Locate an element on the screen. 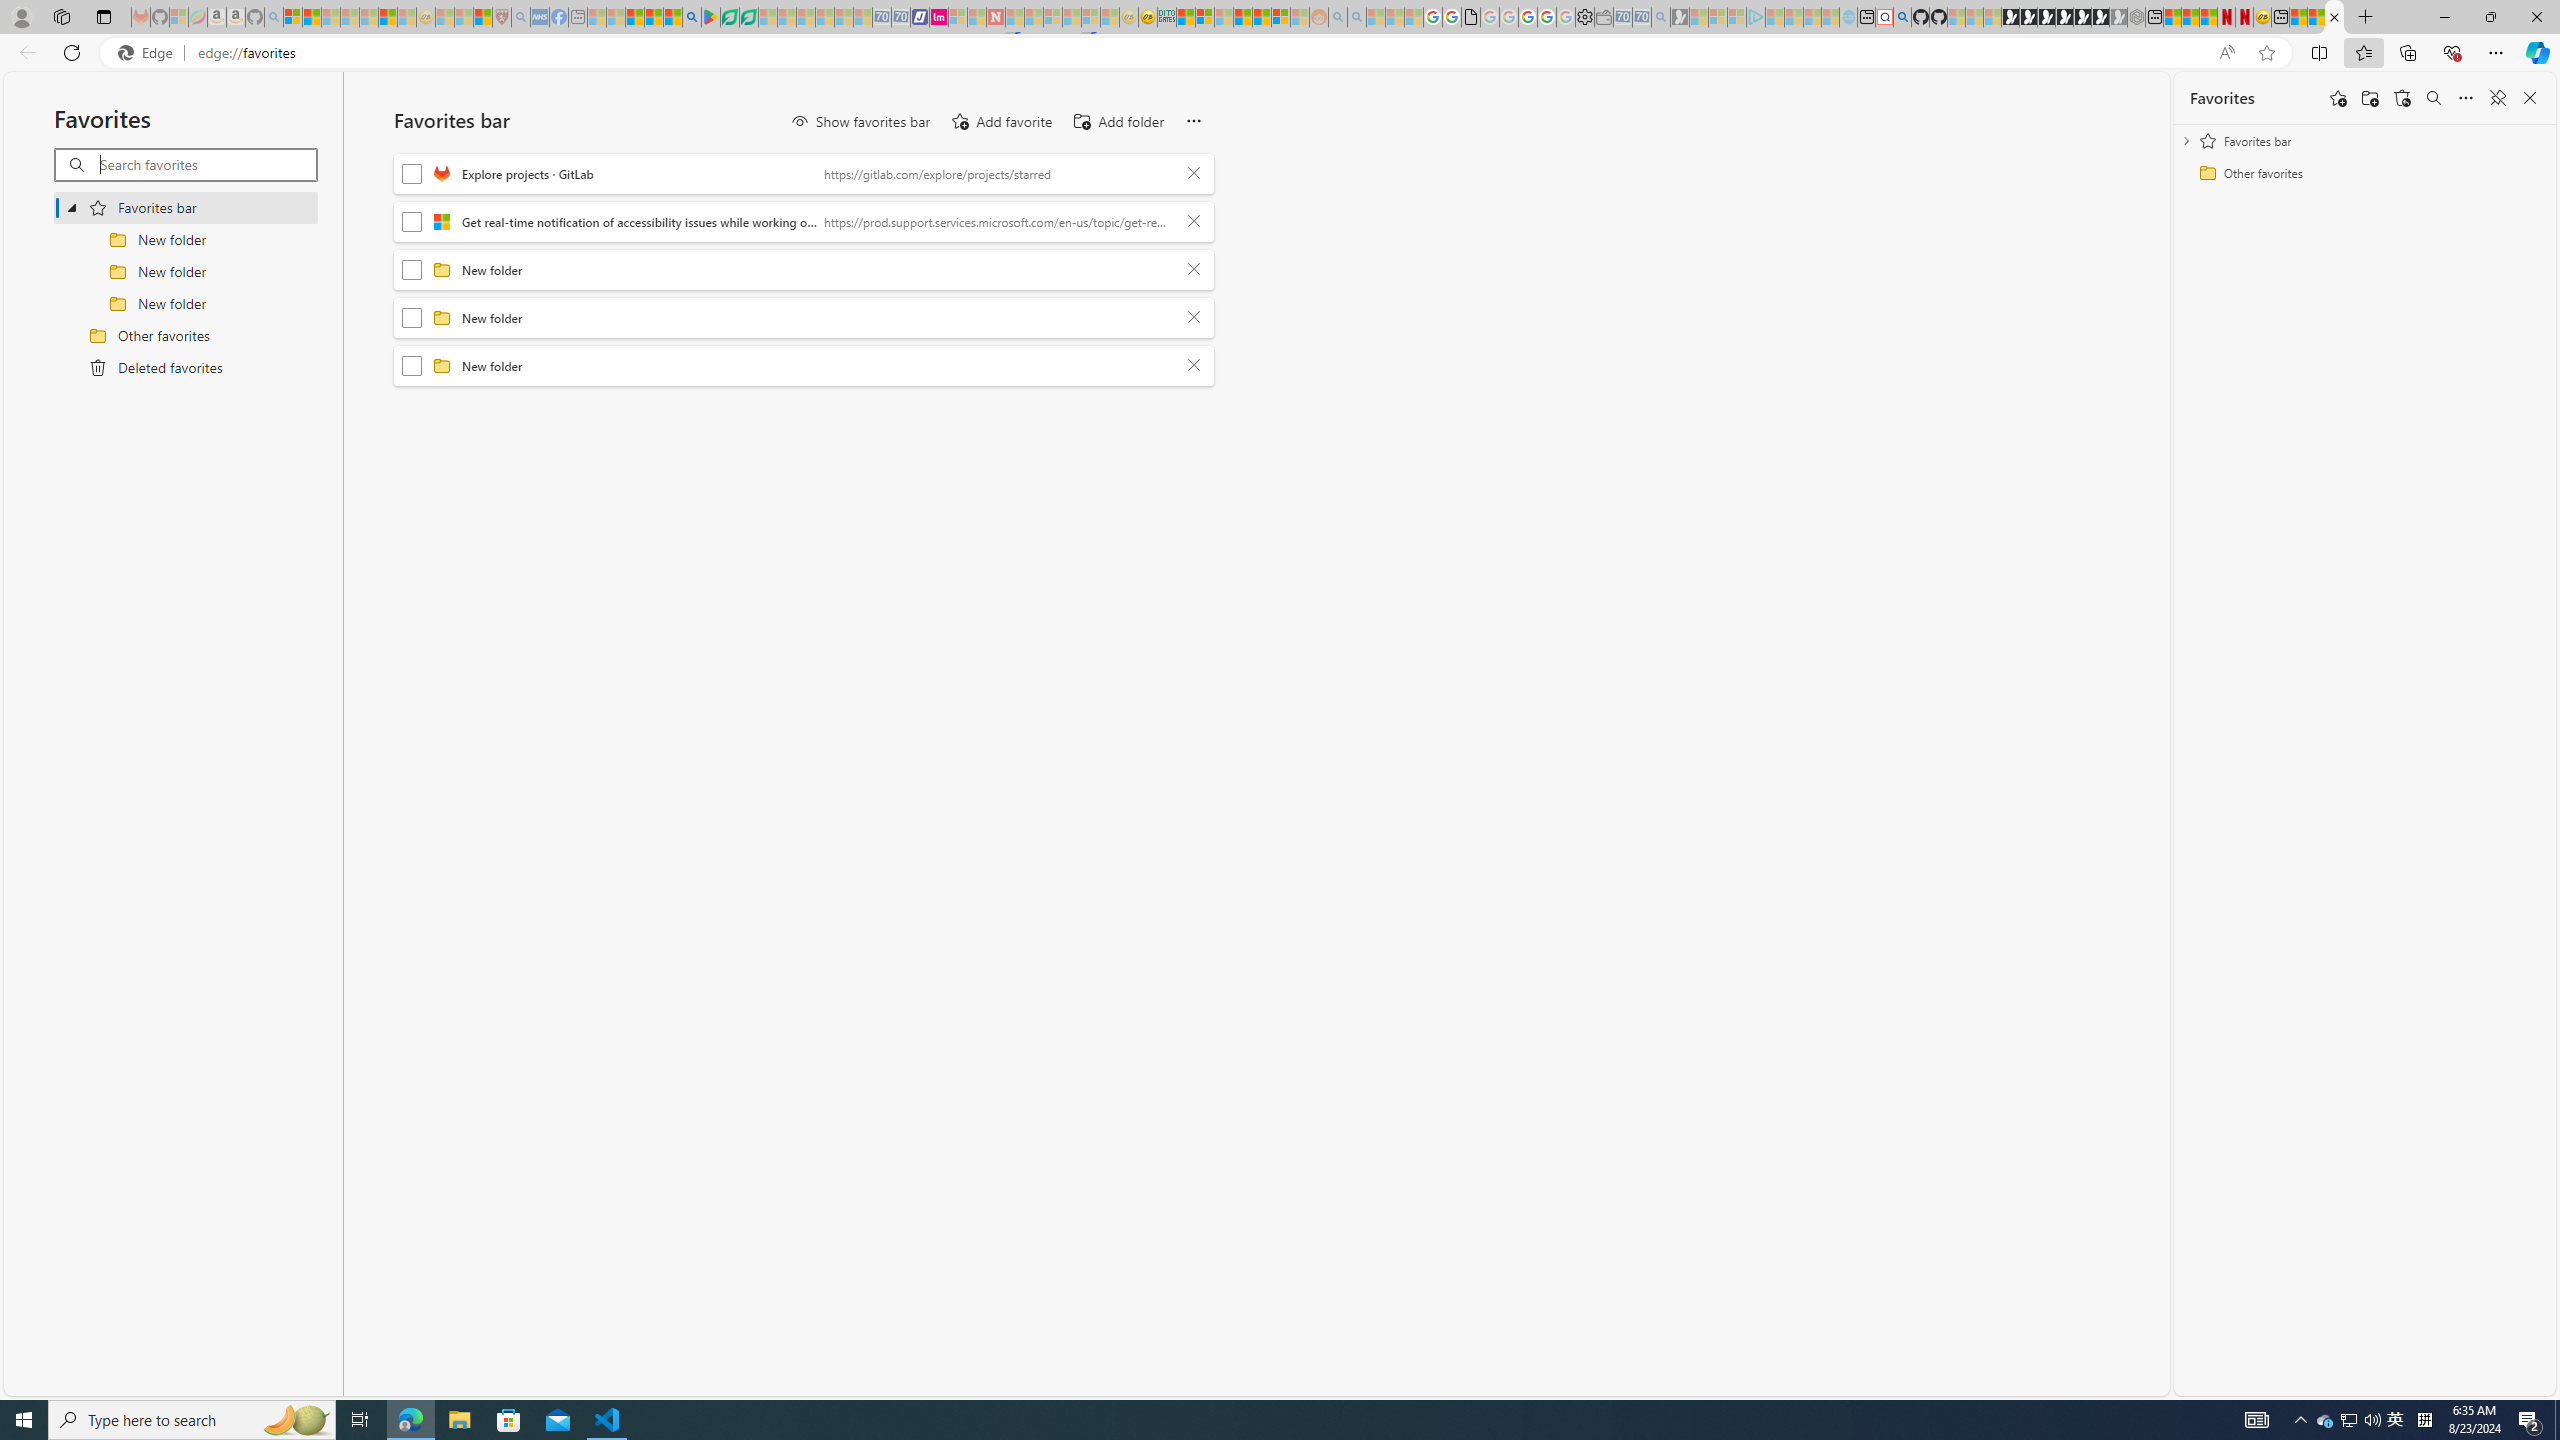 Image resolution: width=2560 pixels, height=1440 pixels. 'Collections' is located at coordinates (2406, 51).